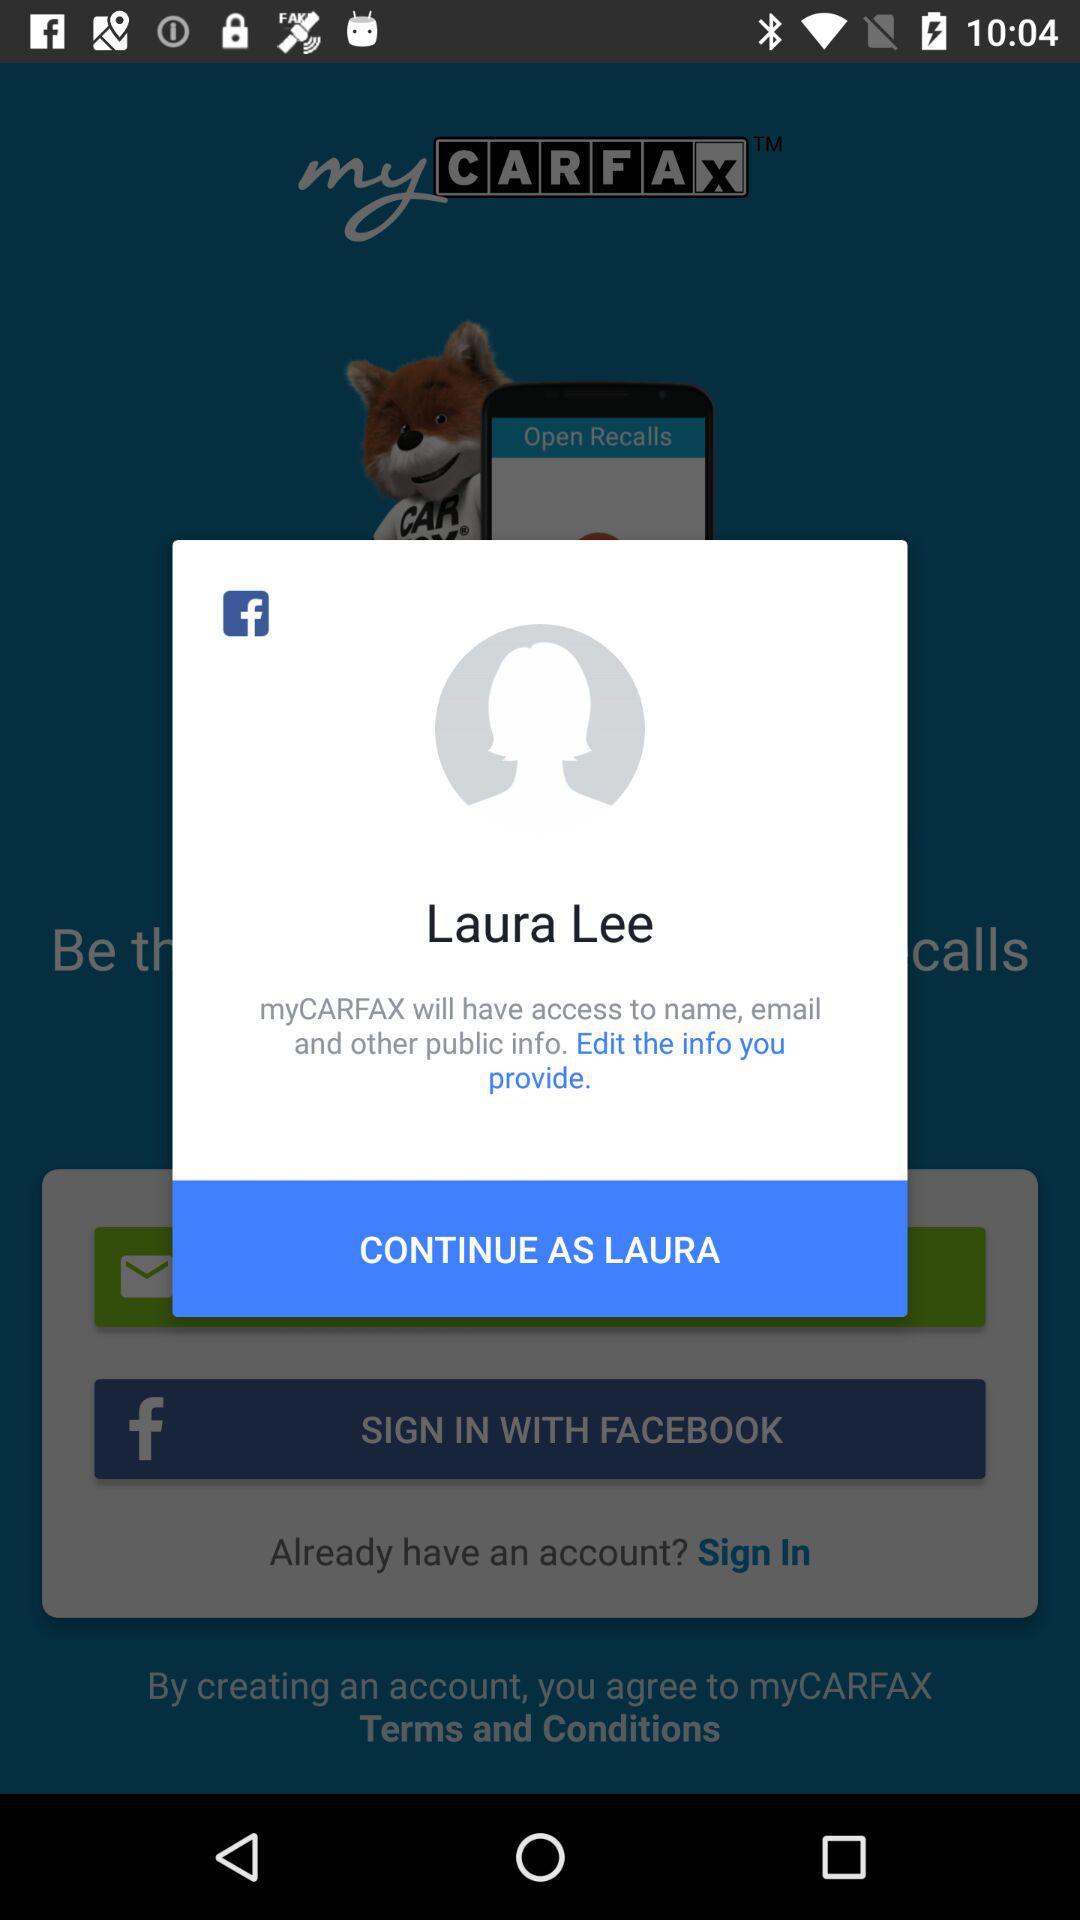  I want to click on the icon above continue as laura item, so click(540, 1041).